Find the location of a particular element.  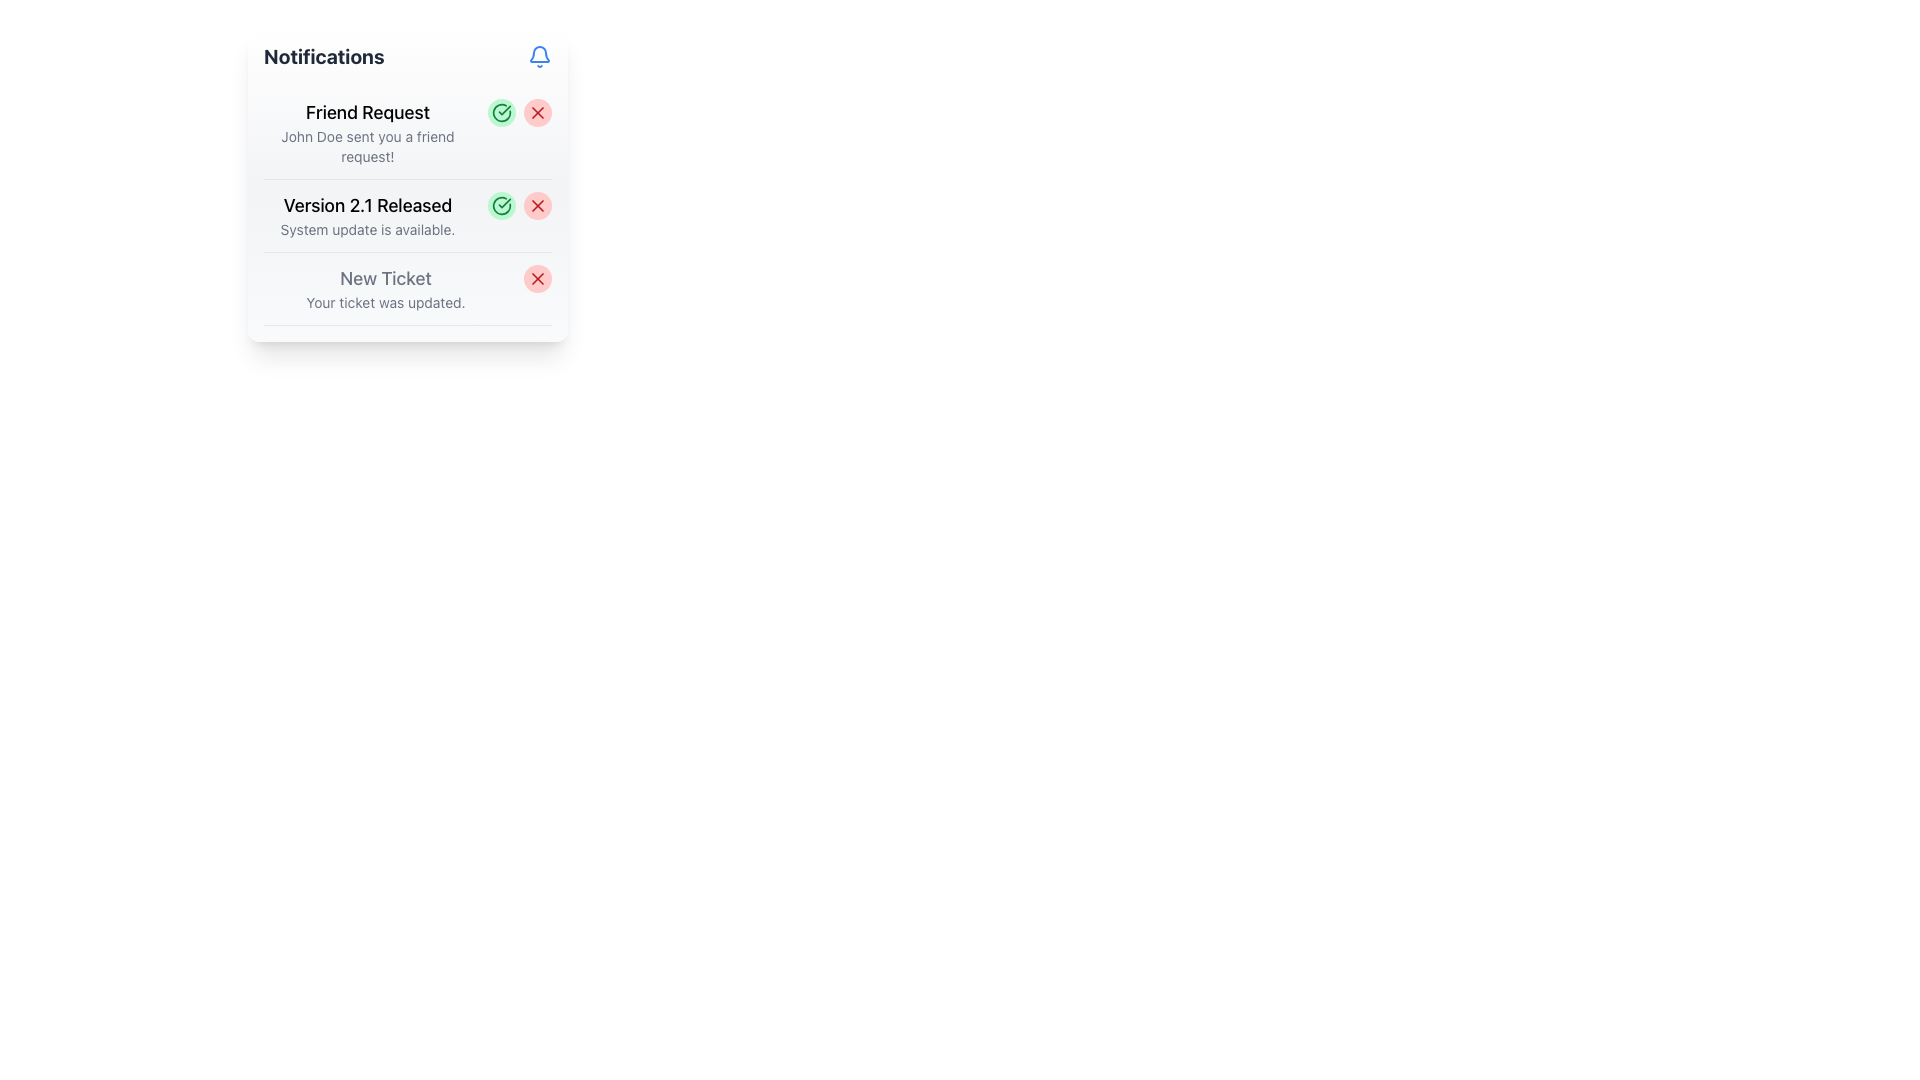

the close button located to the right of the text 'Version 2.1 Released' in the notification list is located at coordinates (537, 205).